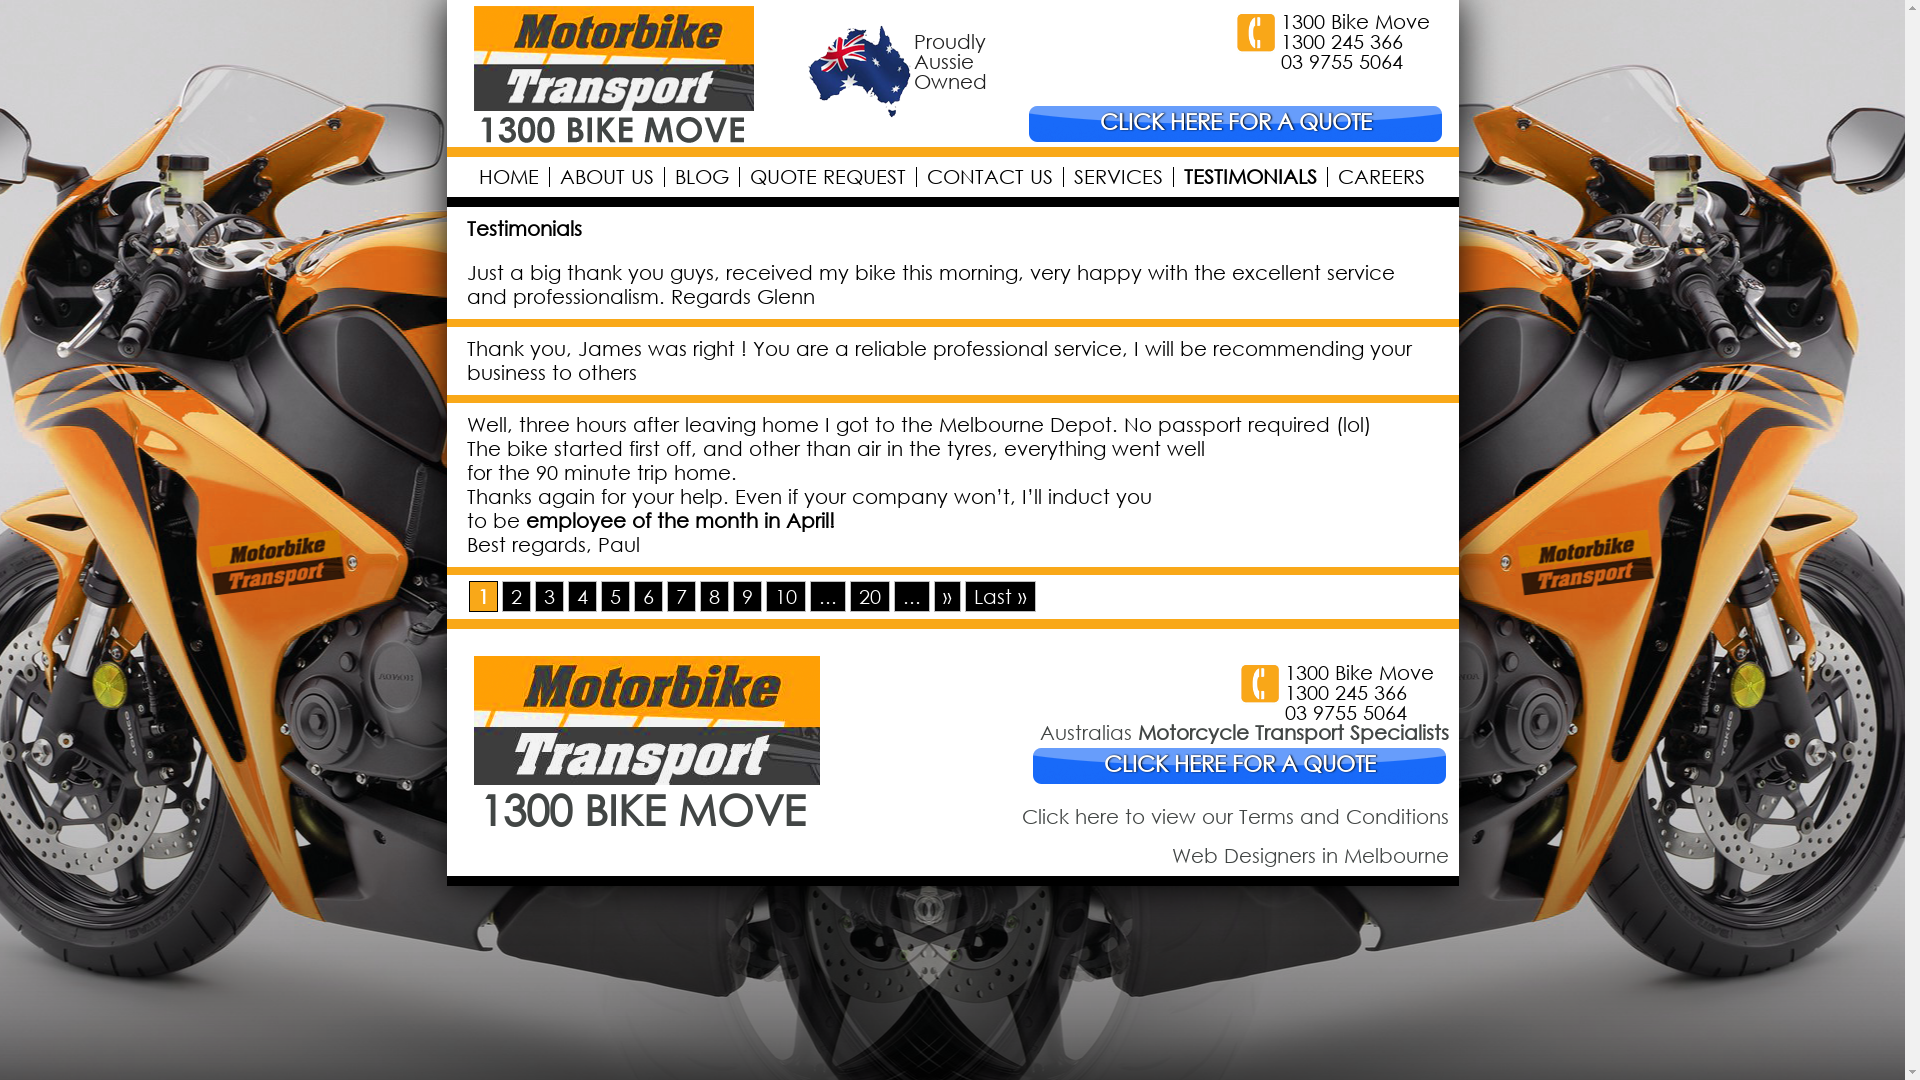 Image resolution: width=1920 pixels, height=1080 pixels. Describe the element at coordinates (466, 176) in the screenshot. I see `'HOME'` at that location.